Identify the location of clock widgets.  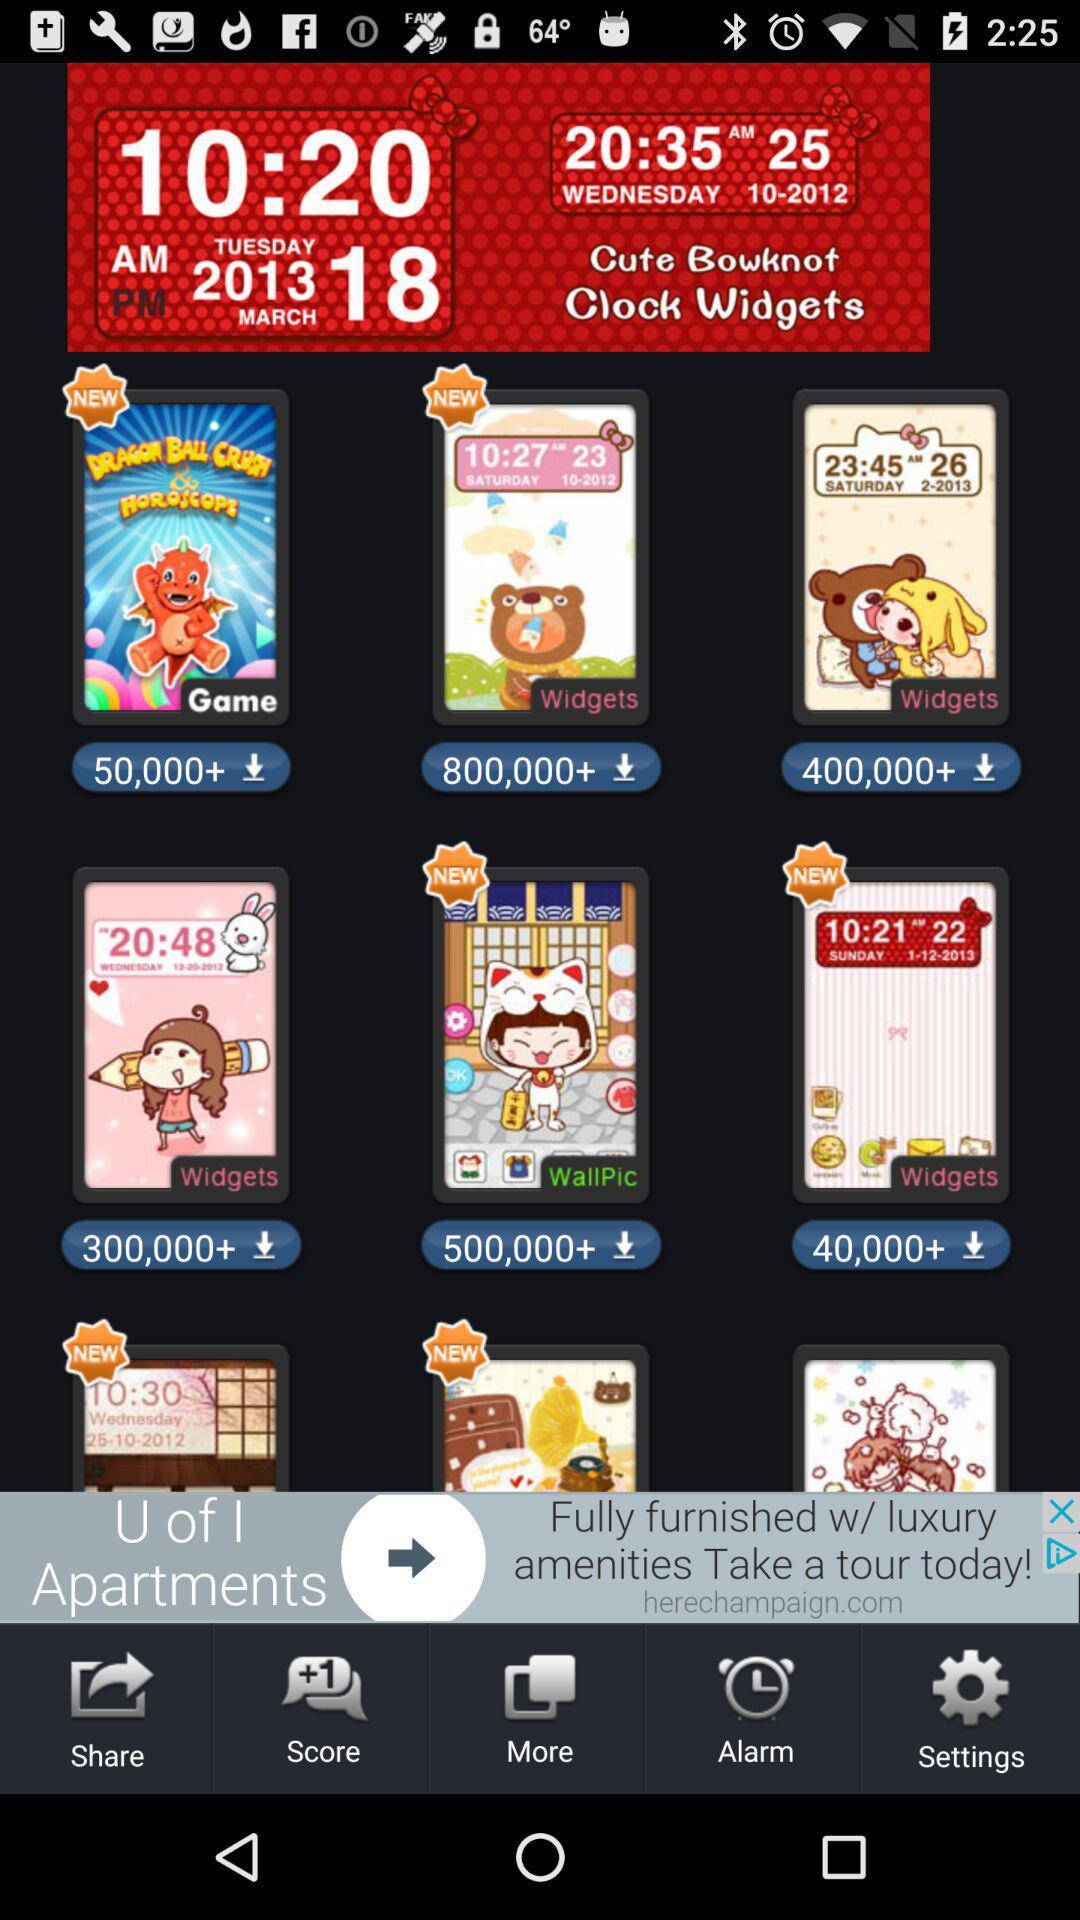
(540, 207).